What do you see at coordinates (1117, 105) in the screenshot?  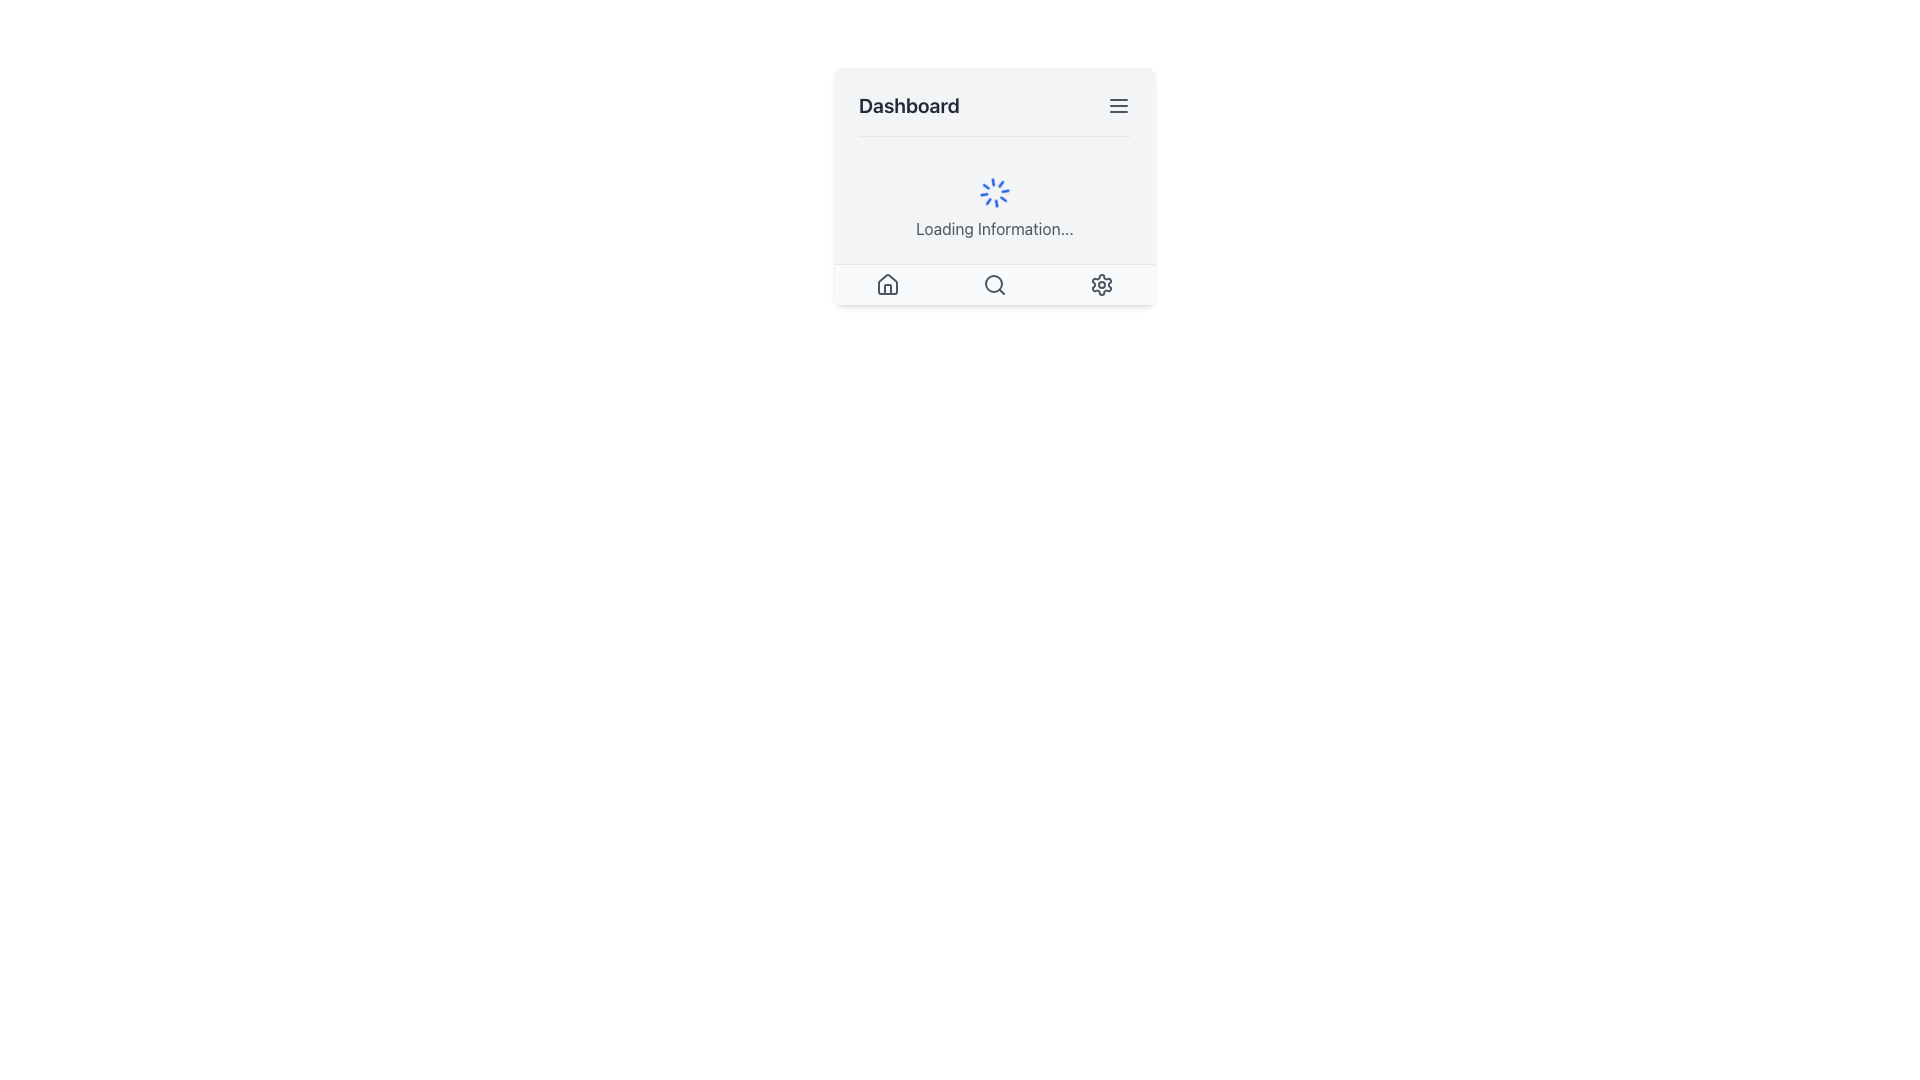 I see `the gray icon with three horizontal lines stacked vertically, located to the right of the 'Dashboard' label in the header section` at bounding box center [1117, 105].